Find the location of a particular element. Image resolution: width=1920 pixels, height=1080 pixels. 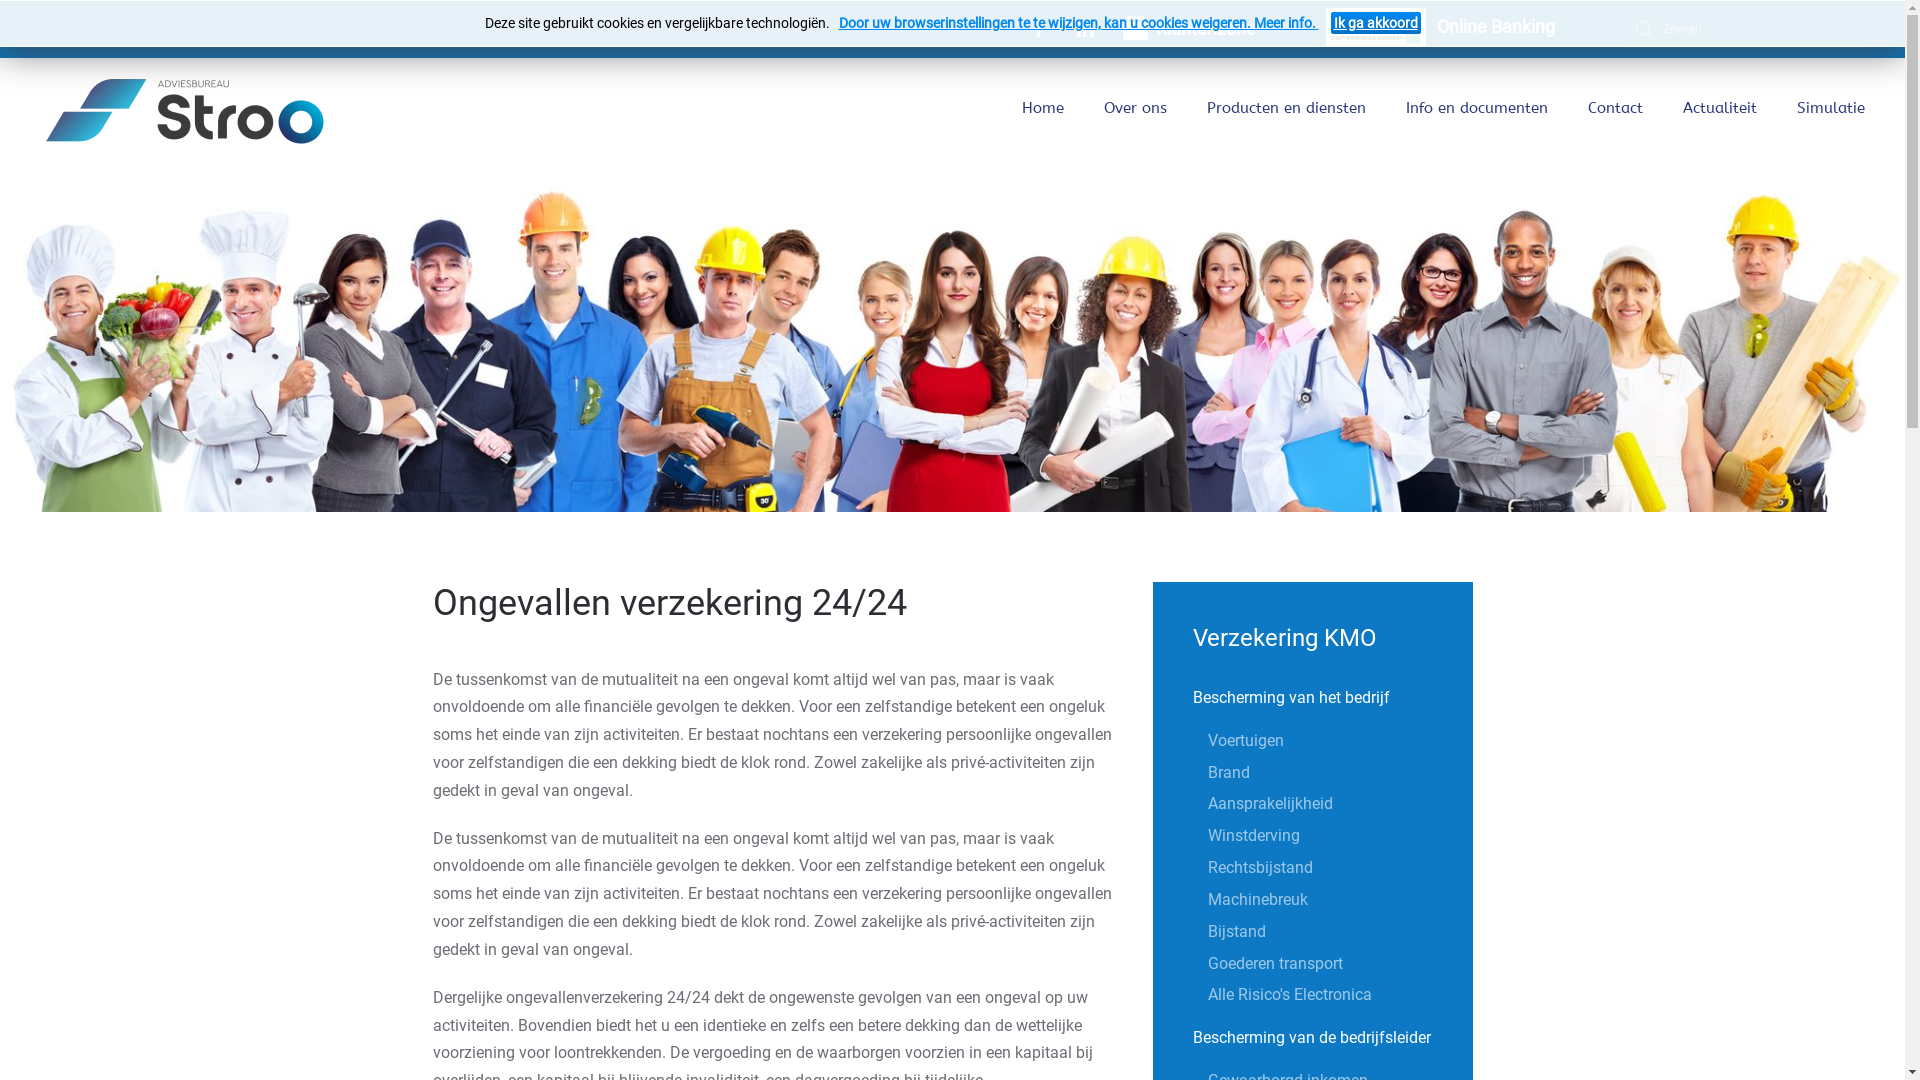

'Producten en diensten' is located at coordinates (1286, 108).